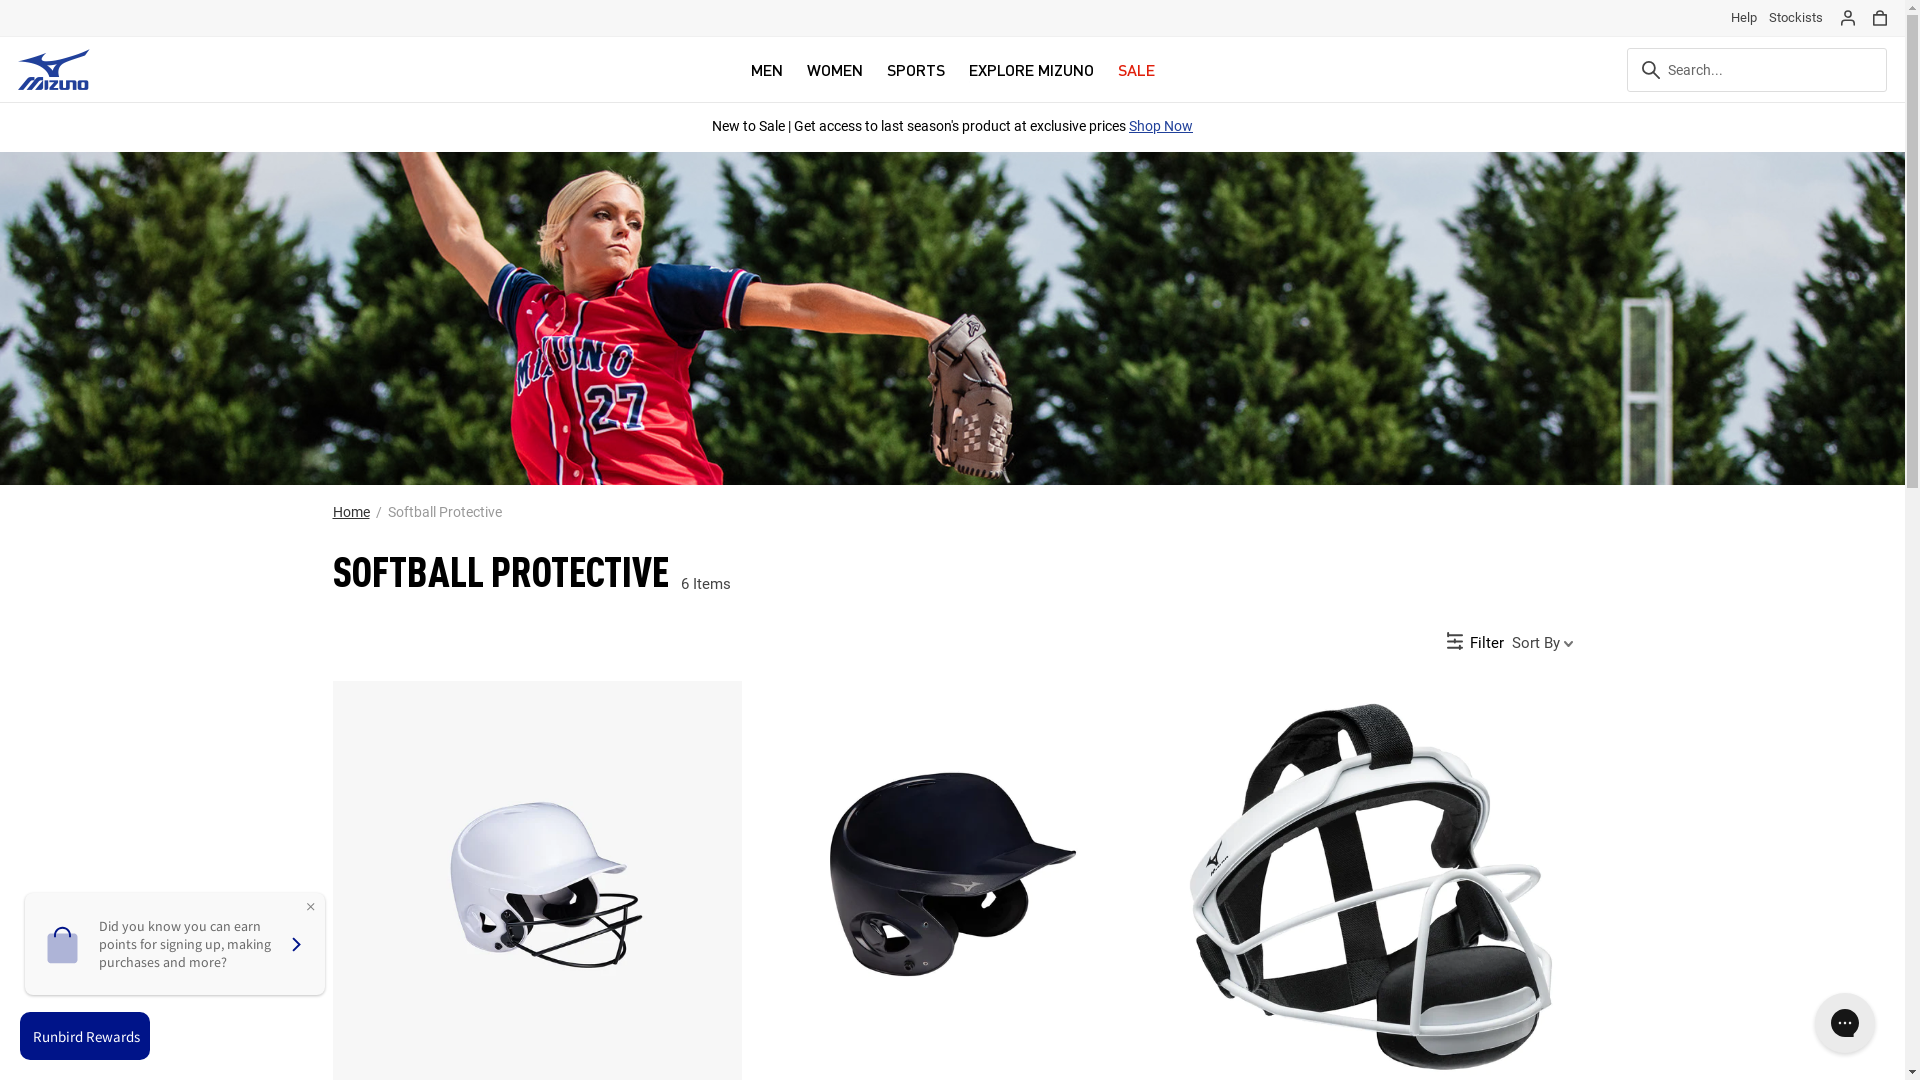 Image resolution: width=1920 pixels, height=1080 pixels. I want to click on 'Gorgias live chat messenger', so click(1843, 1022).